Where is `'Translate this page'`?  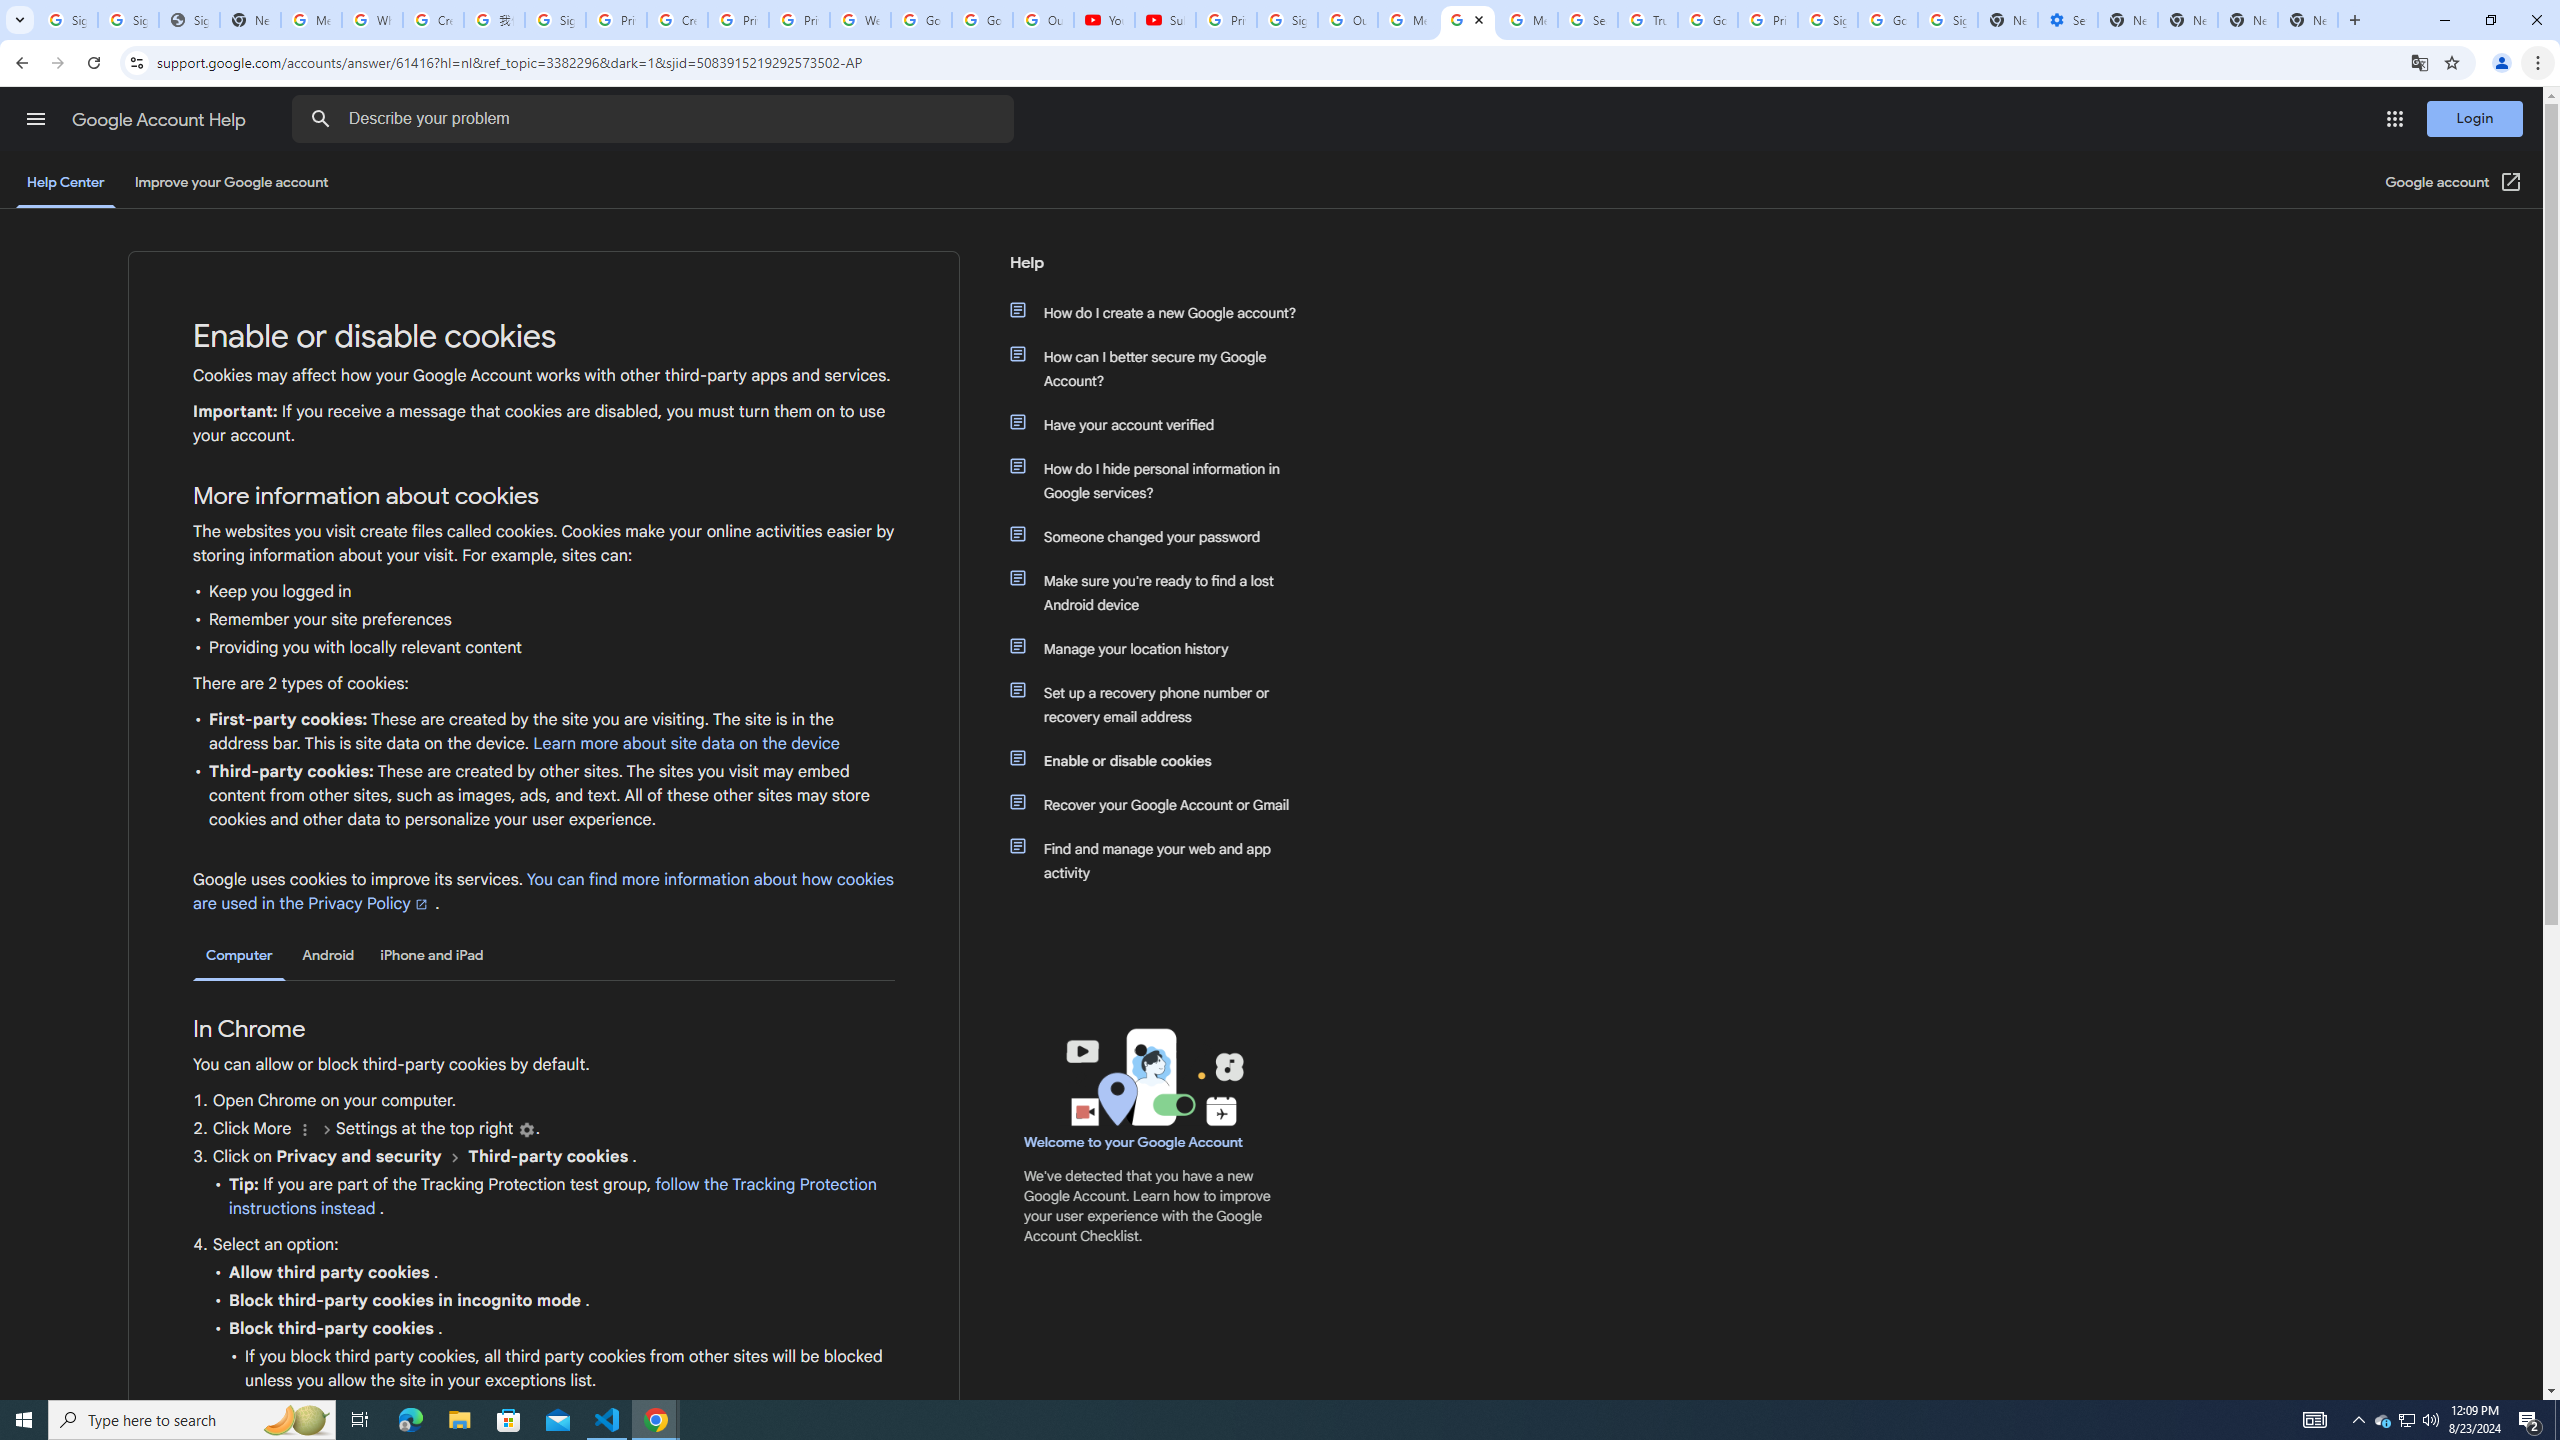
'Translate this page' is located at coordinates (2420, 61).